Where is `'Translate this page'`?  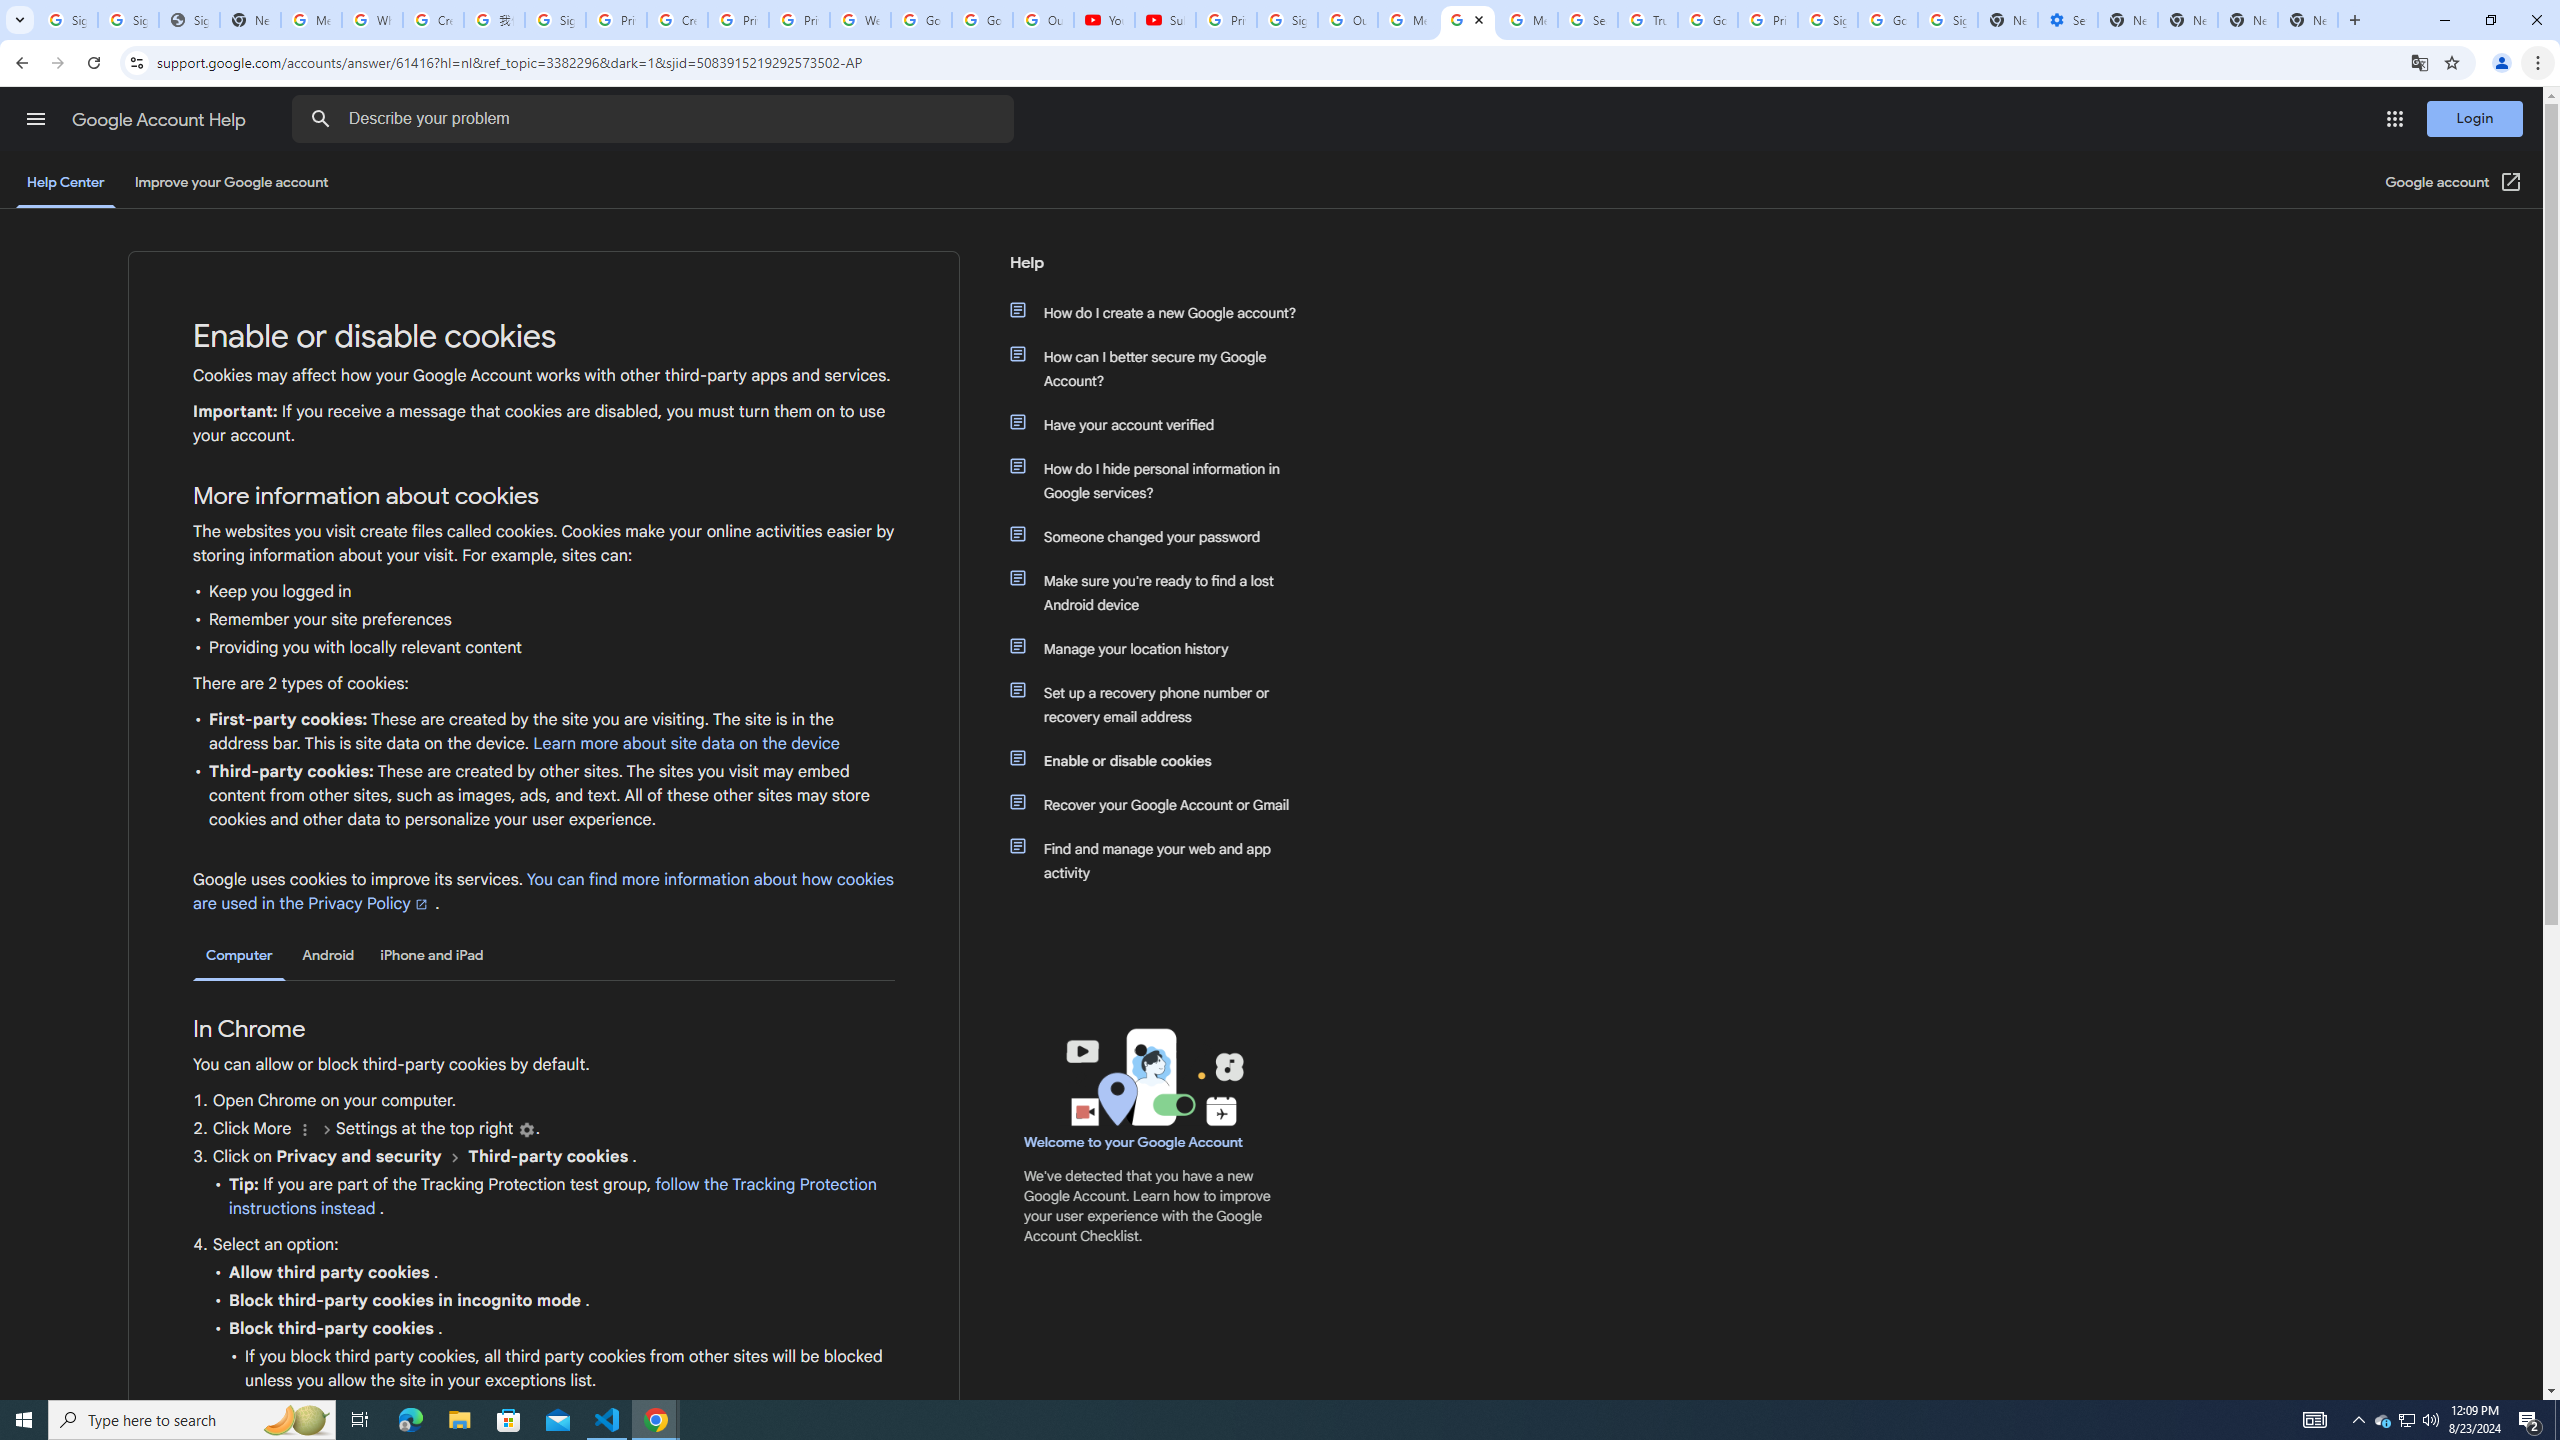
'Translate this page' is located at coordinates (2420, 61).